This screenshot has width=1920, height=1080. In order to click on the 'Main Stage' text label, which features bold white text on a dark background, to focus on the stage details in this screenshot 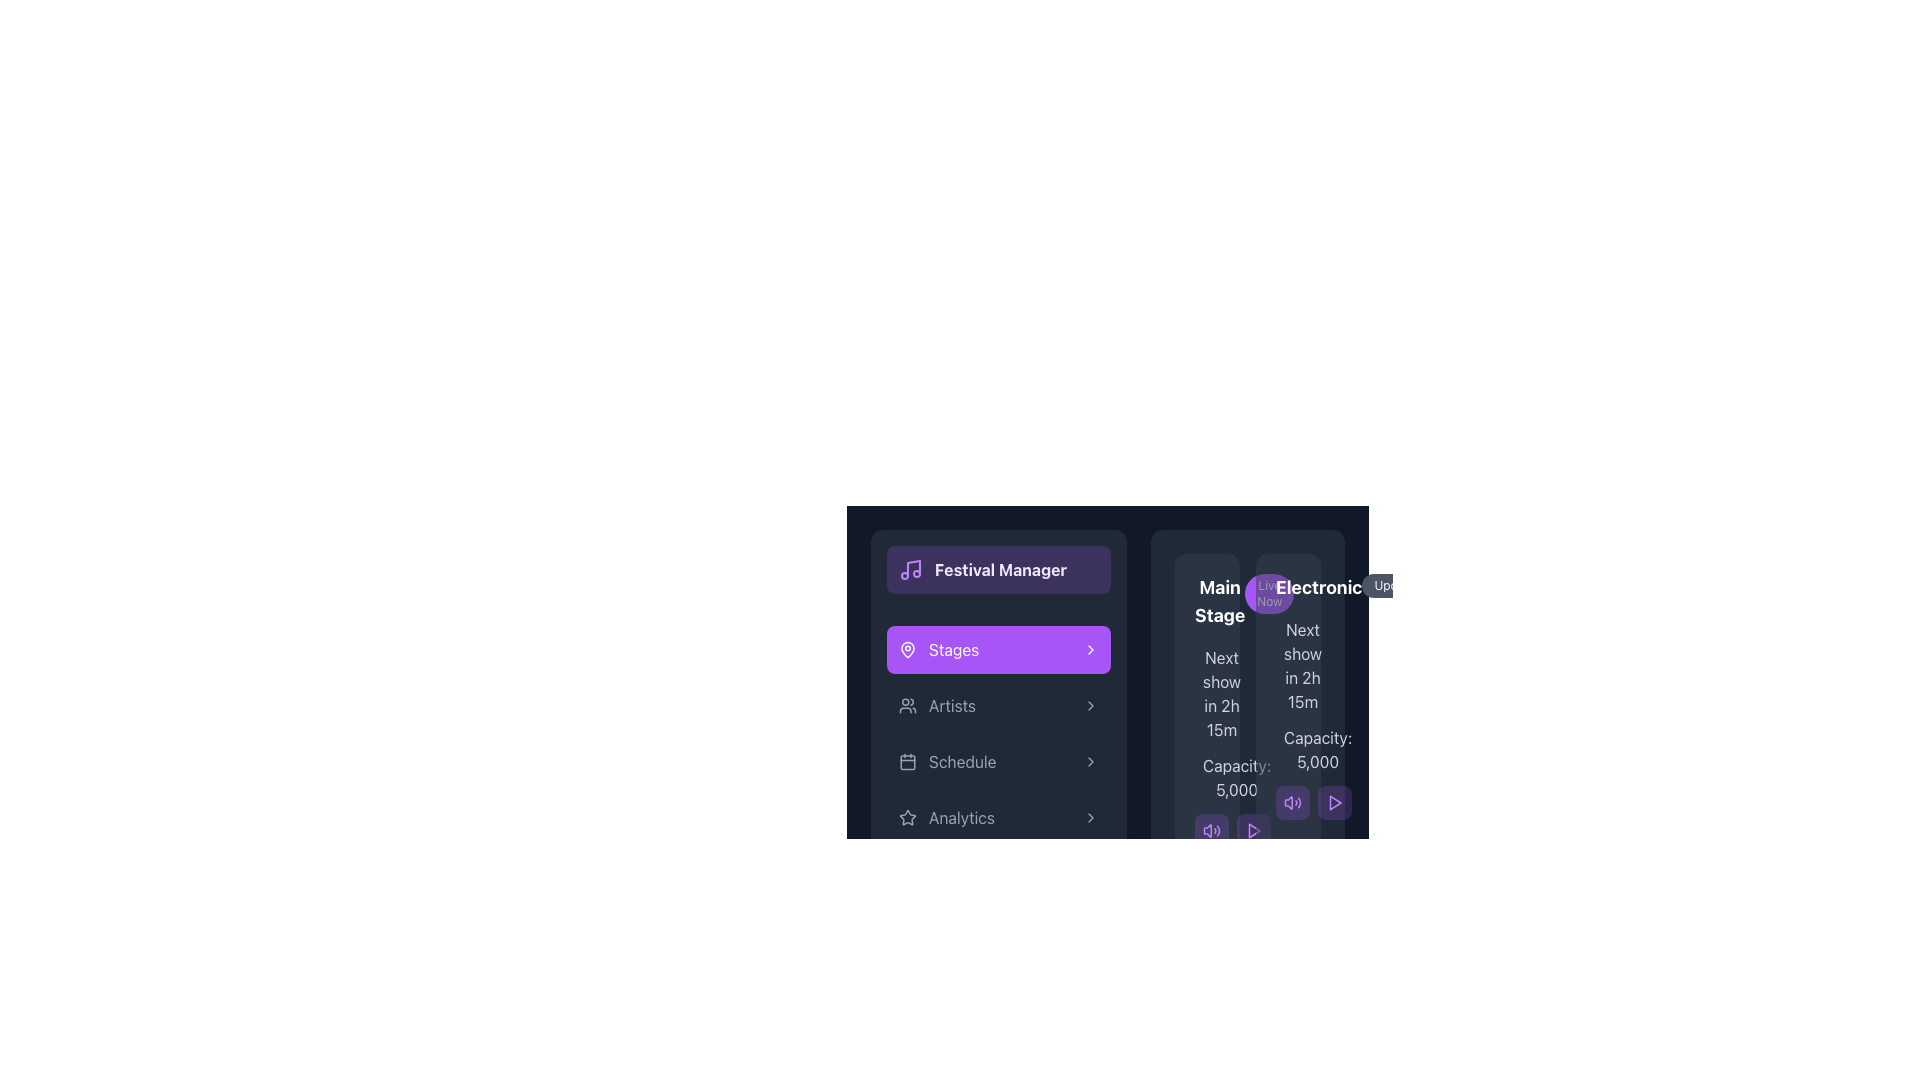, I will do `click(1218, 600)`.